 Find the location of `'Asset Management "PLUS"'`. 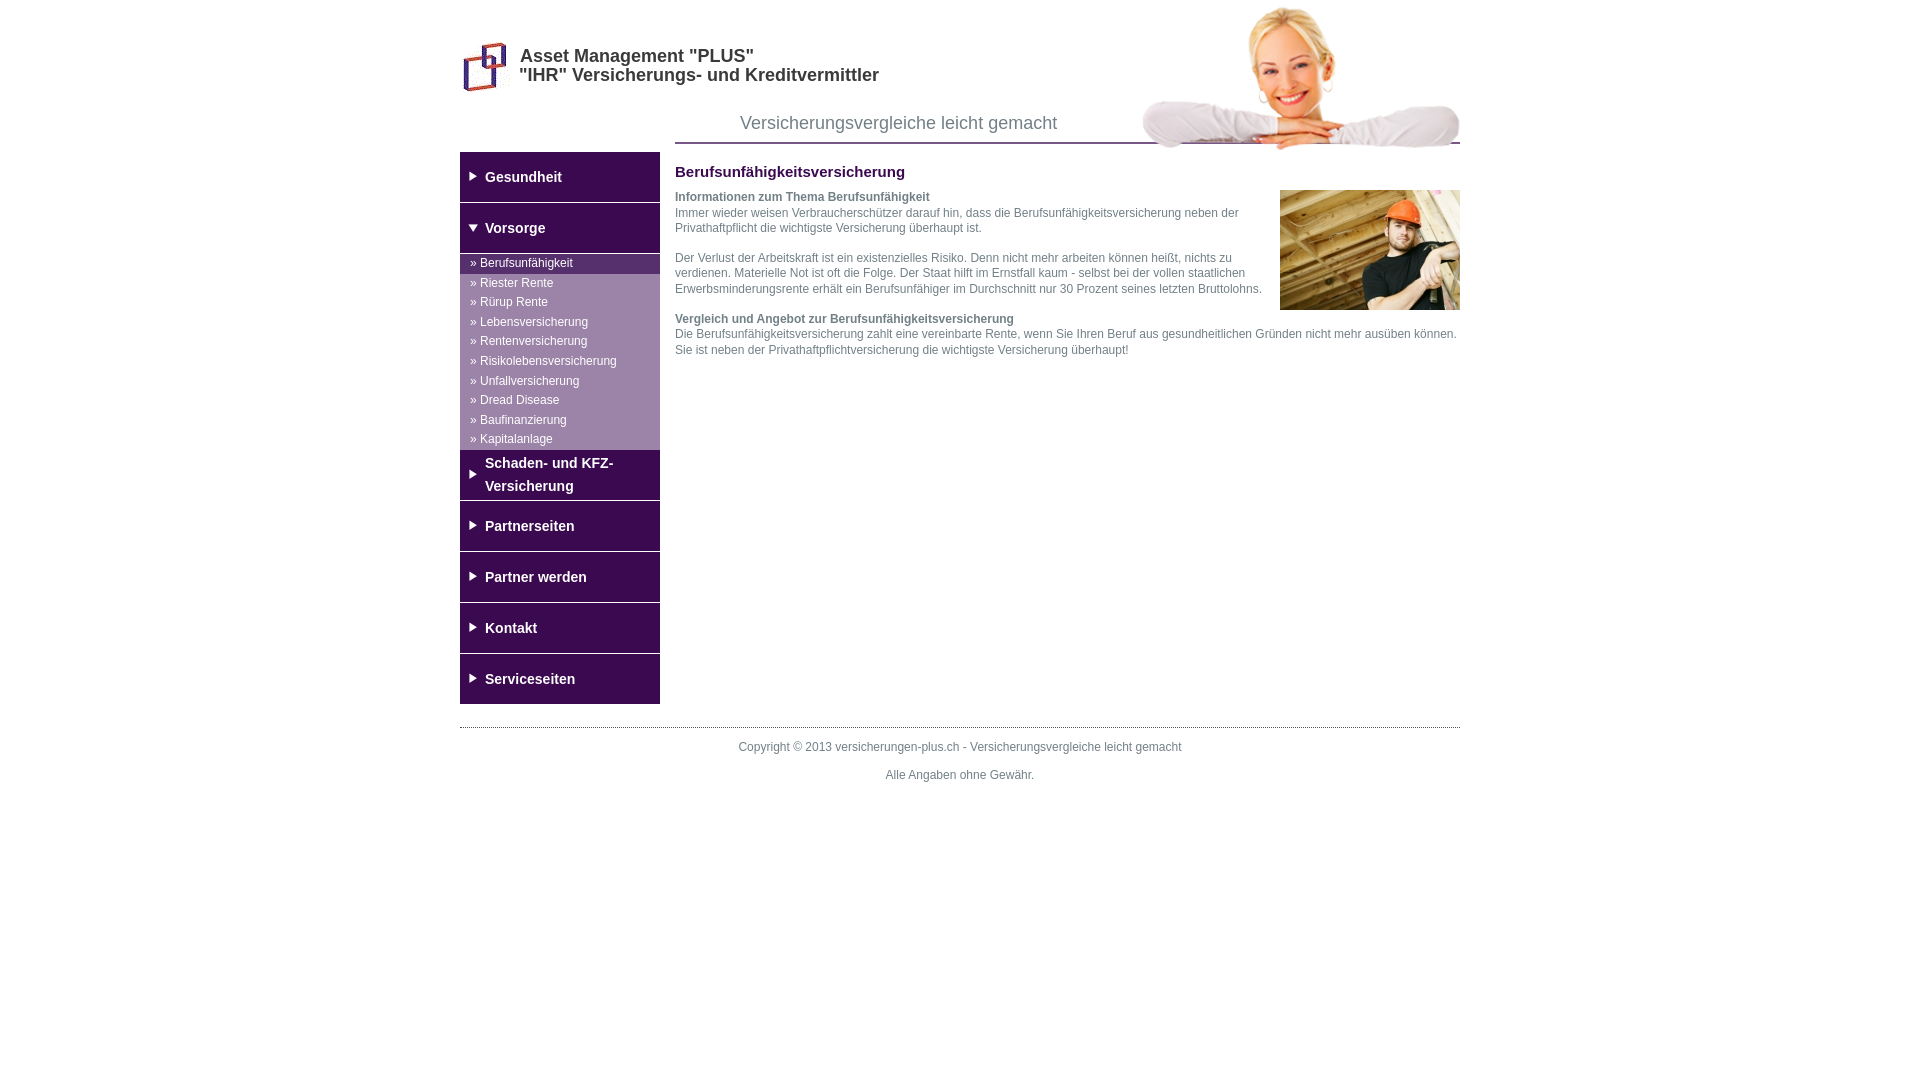

'Asset Management "PLUS"' is located at coordinates (636, 55).